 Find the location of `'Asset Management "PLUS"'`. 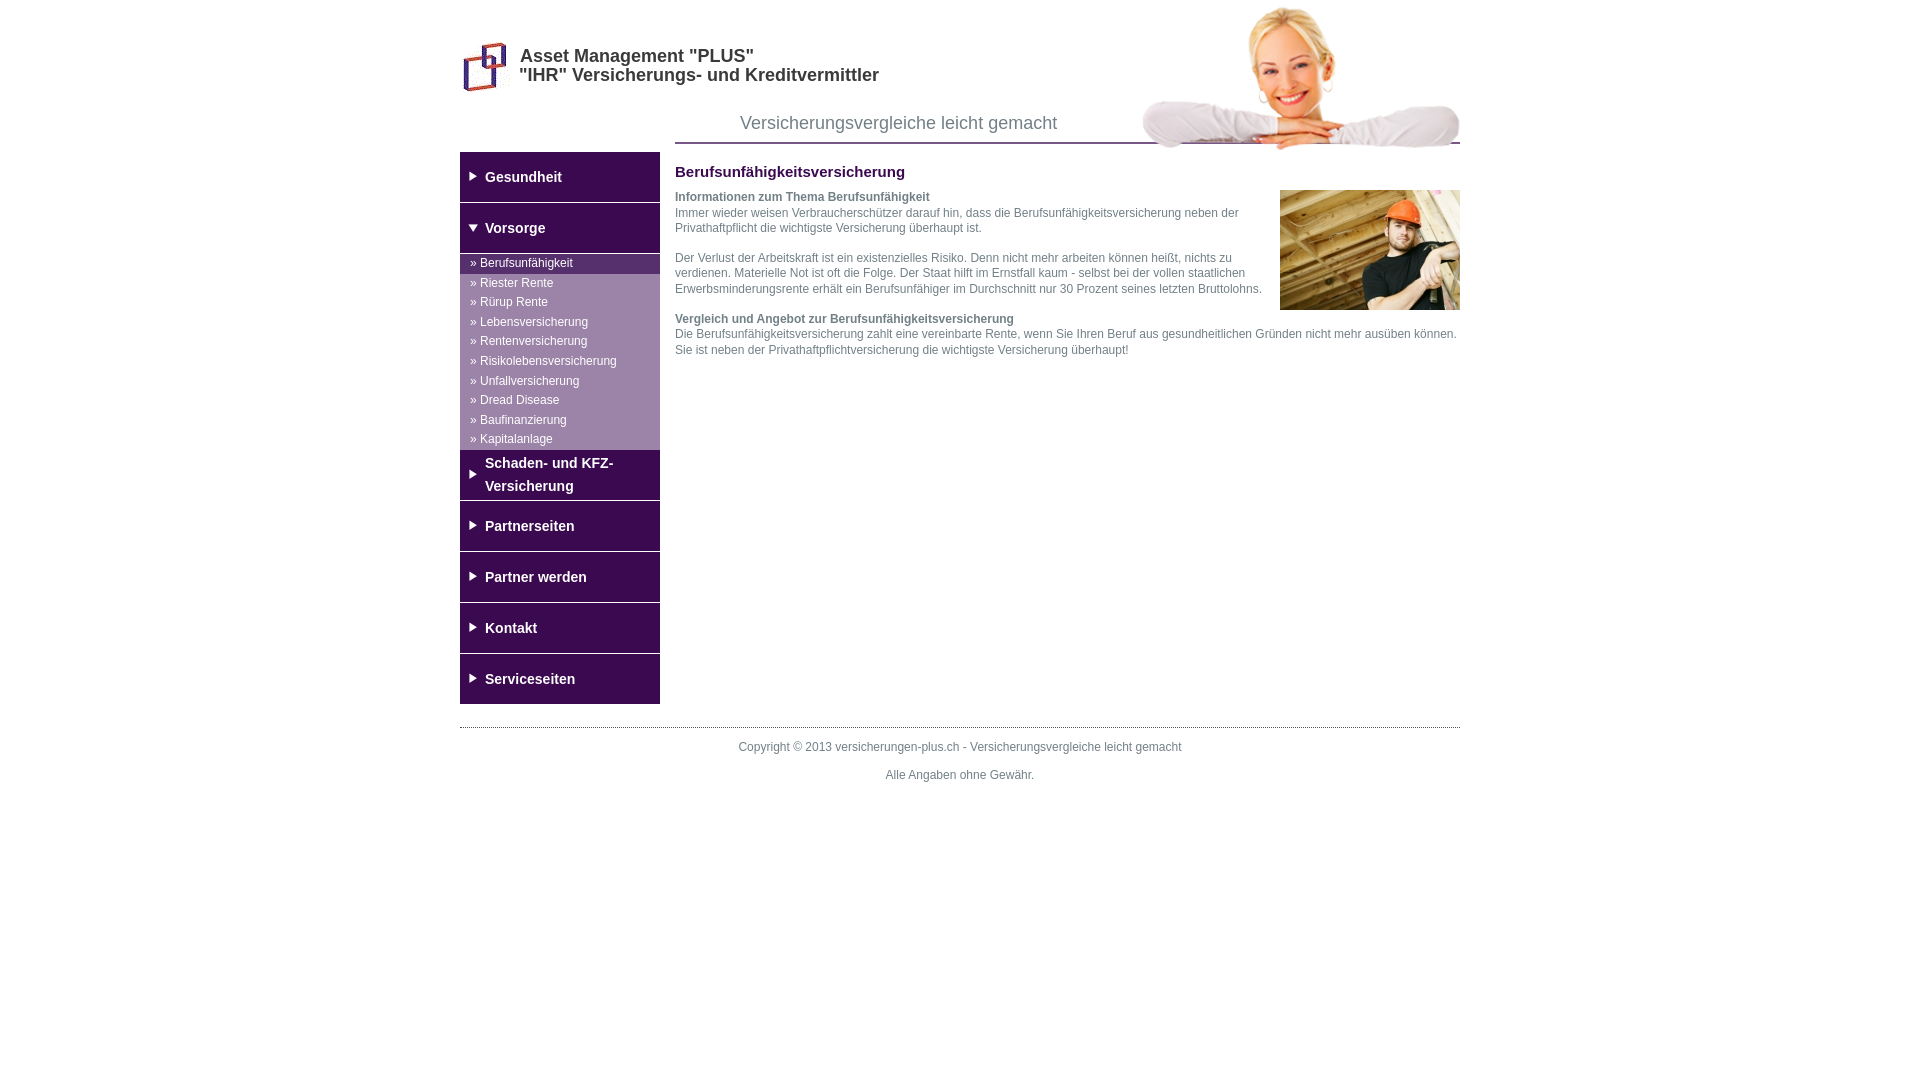

'Asset Management "PLUS"' is located at coordinates (636, 55).